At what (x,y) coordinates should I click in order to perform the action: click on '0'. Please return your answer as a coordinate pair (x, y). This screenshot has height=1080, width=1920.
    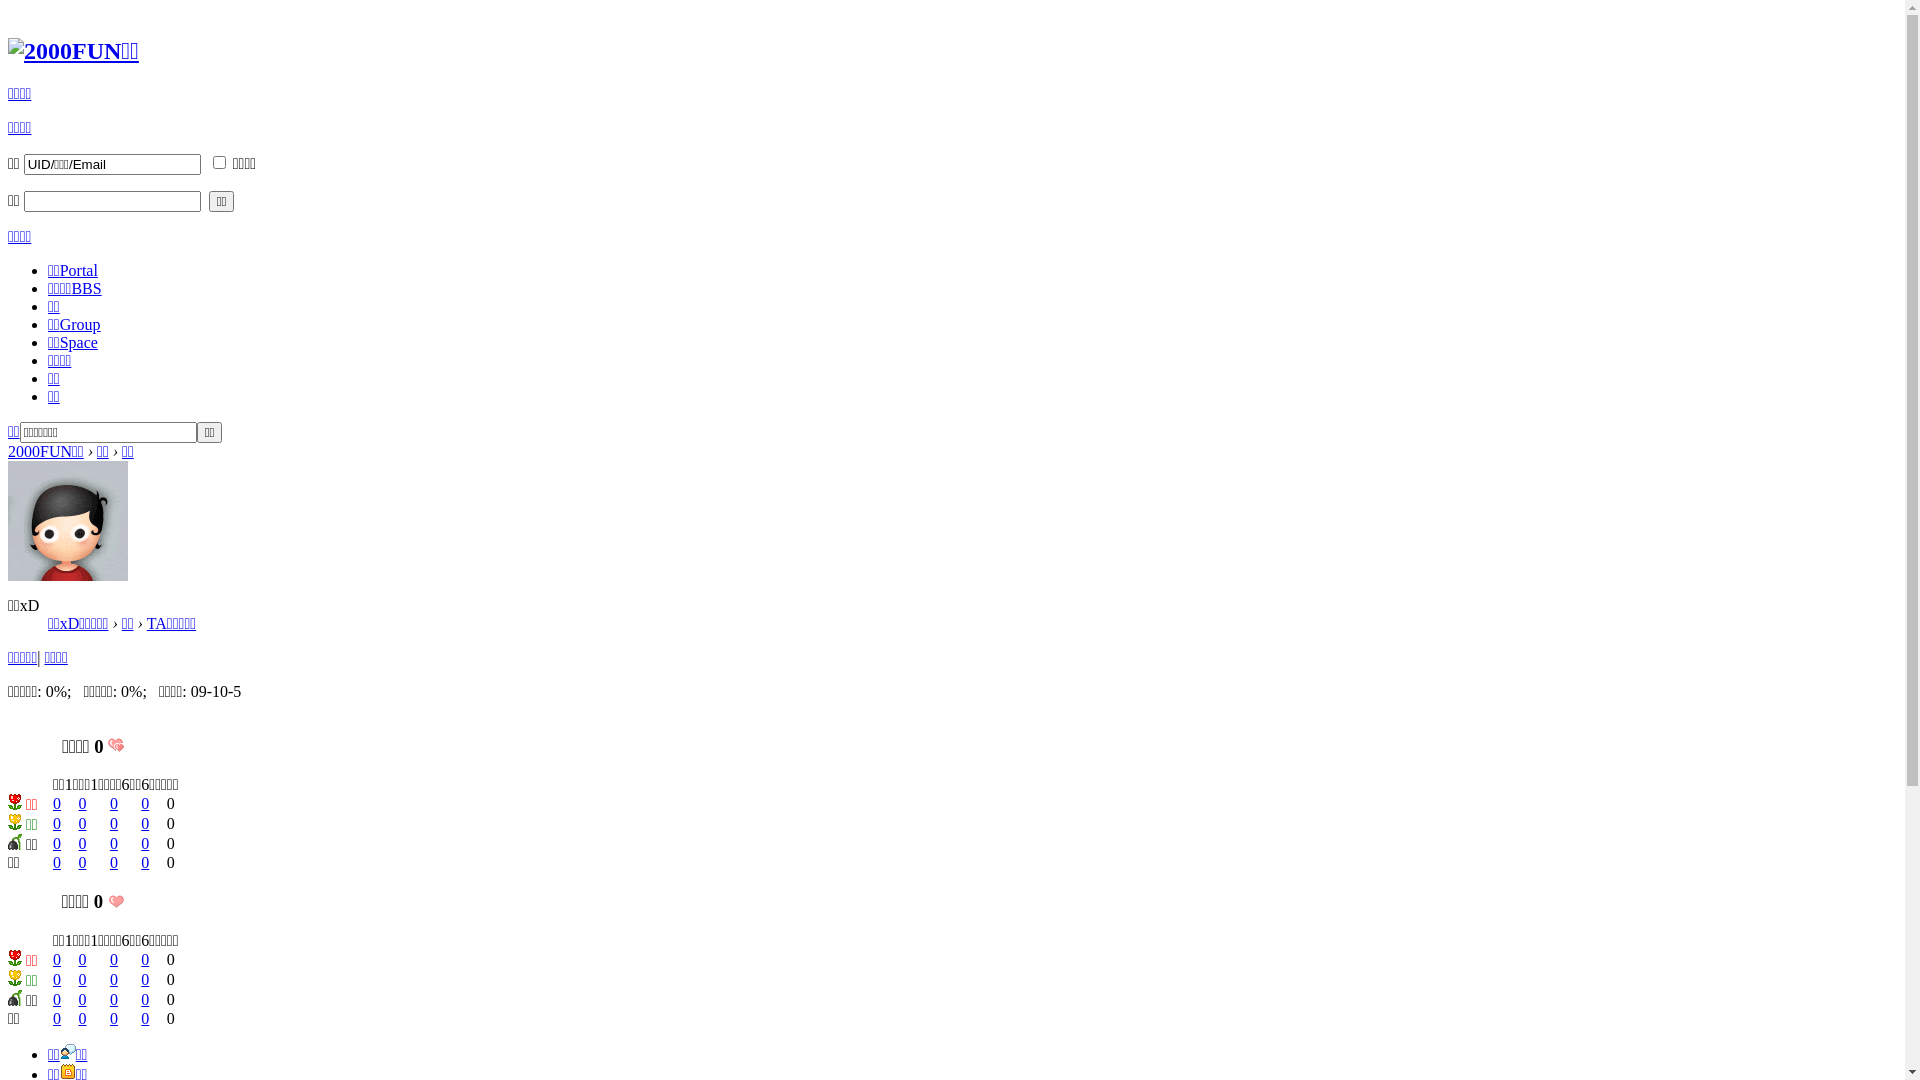
    Looking at the image, I should click on (143, 978).